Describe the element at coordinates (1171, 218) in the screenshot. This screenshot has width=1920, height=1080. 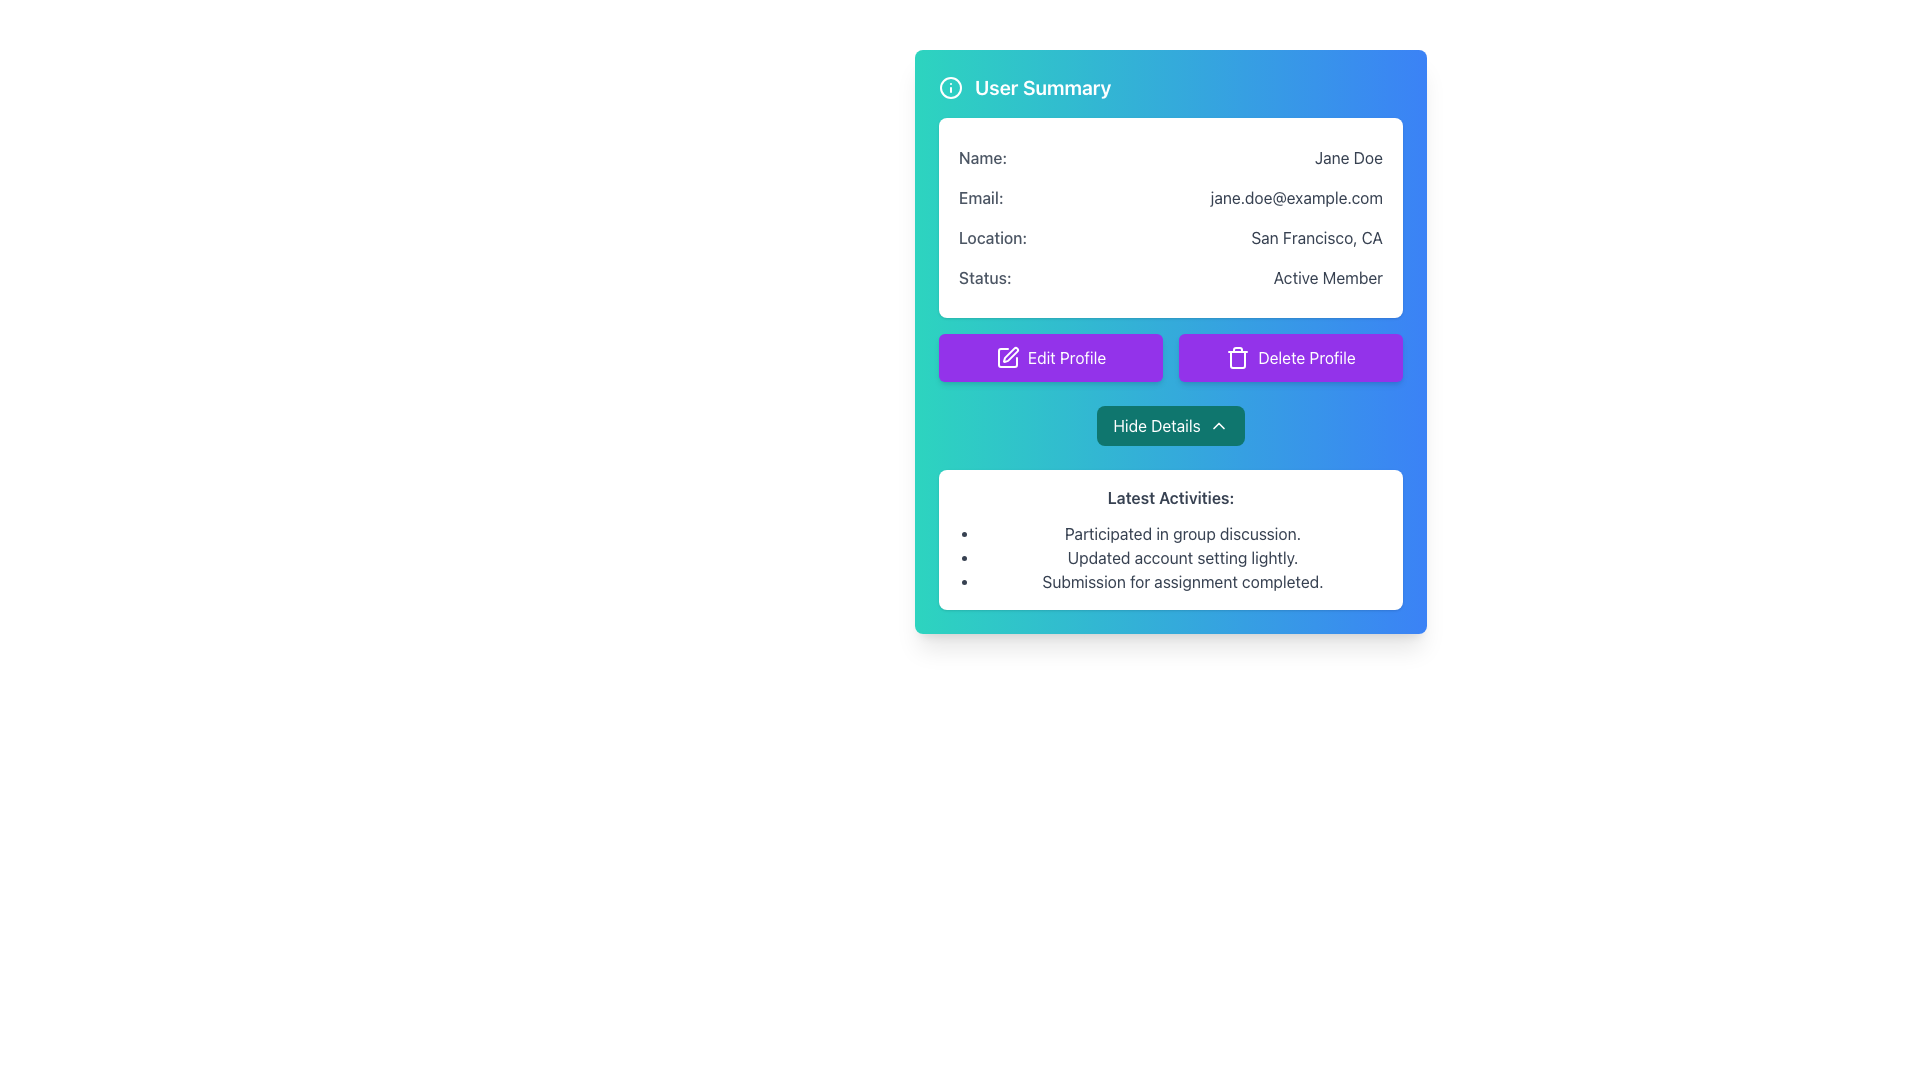
I see `the Information pane located in the User Summary section, which displays the user's profile information such as name, email, location, and status` at that location.